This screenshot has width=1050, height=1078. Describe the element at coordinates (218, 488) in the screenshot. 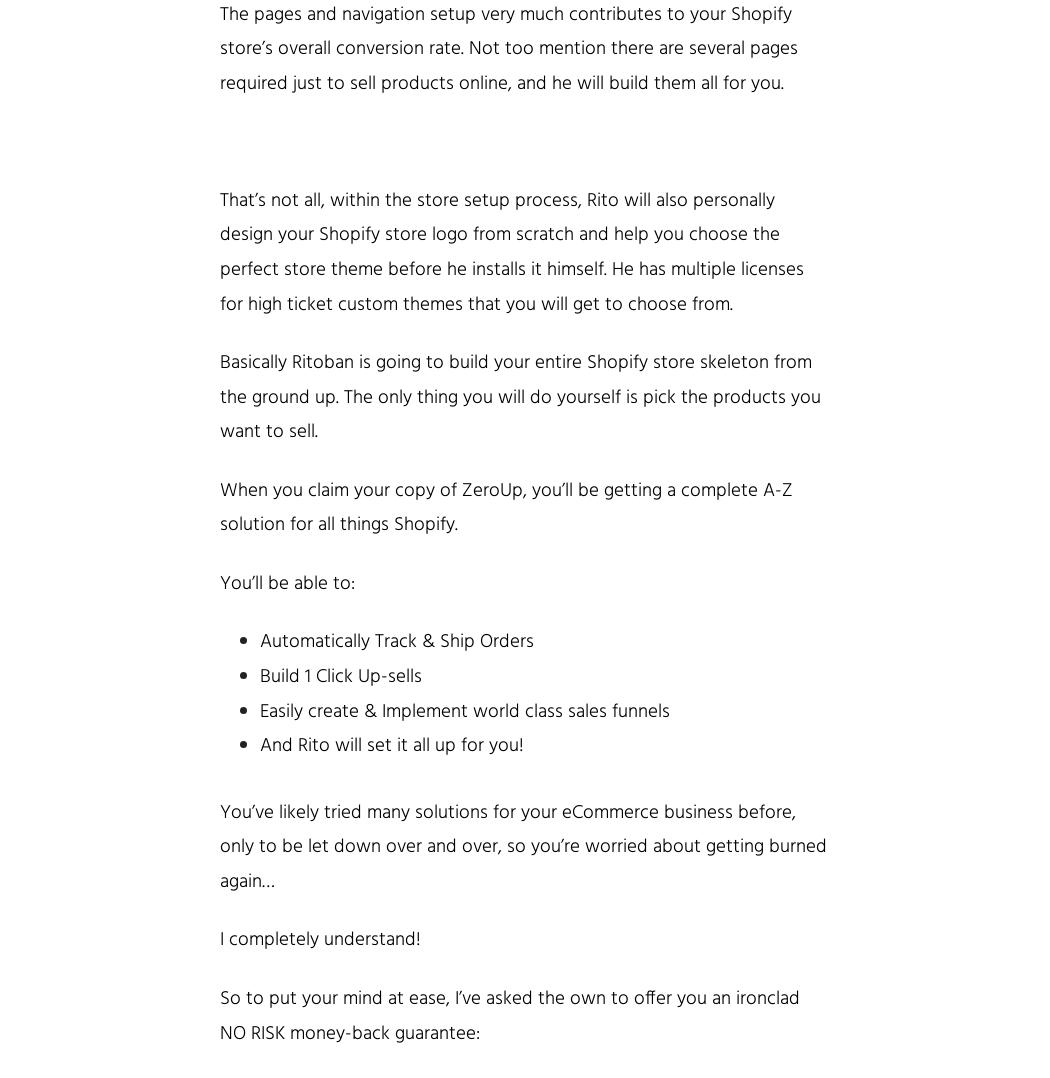

I see `'When you claim your copy of'` at that location.